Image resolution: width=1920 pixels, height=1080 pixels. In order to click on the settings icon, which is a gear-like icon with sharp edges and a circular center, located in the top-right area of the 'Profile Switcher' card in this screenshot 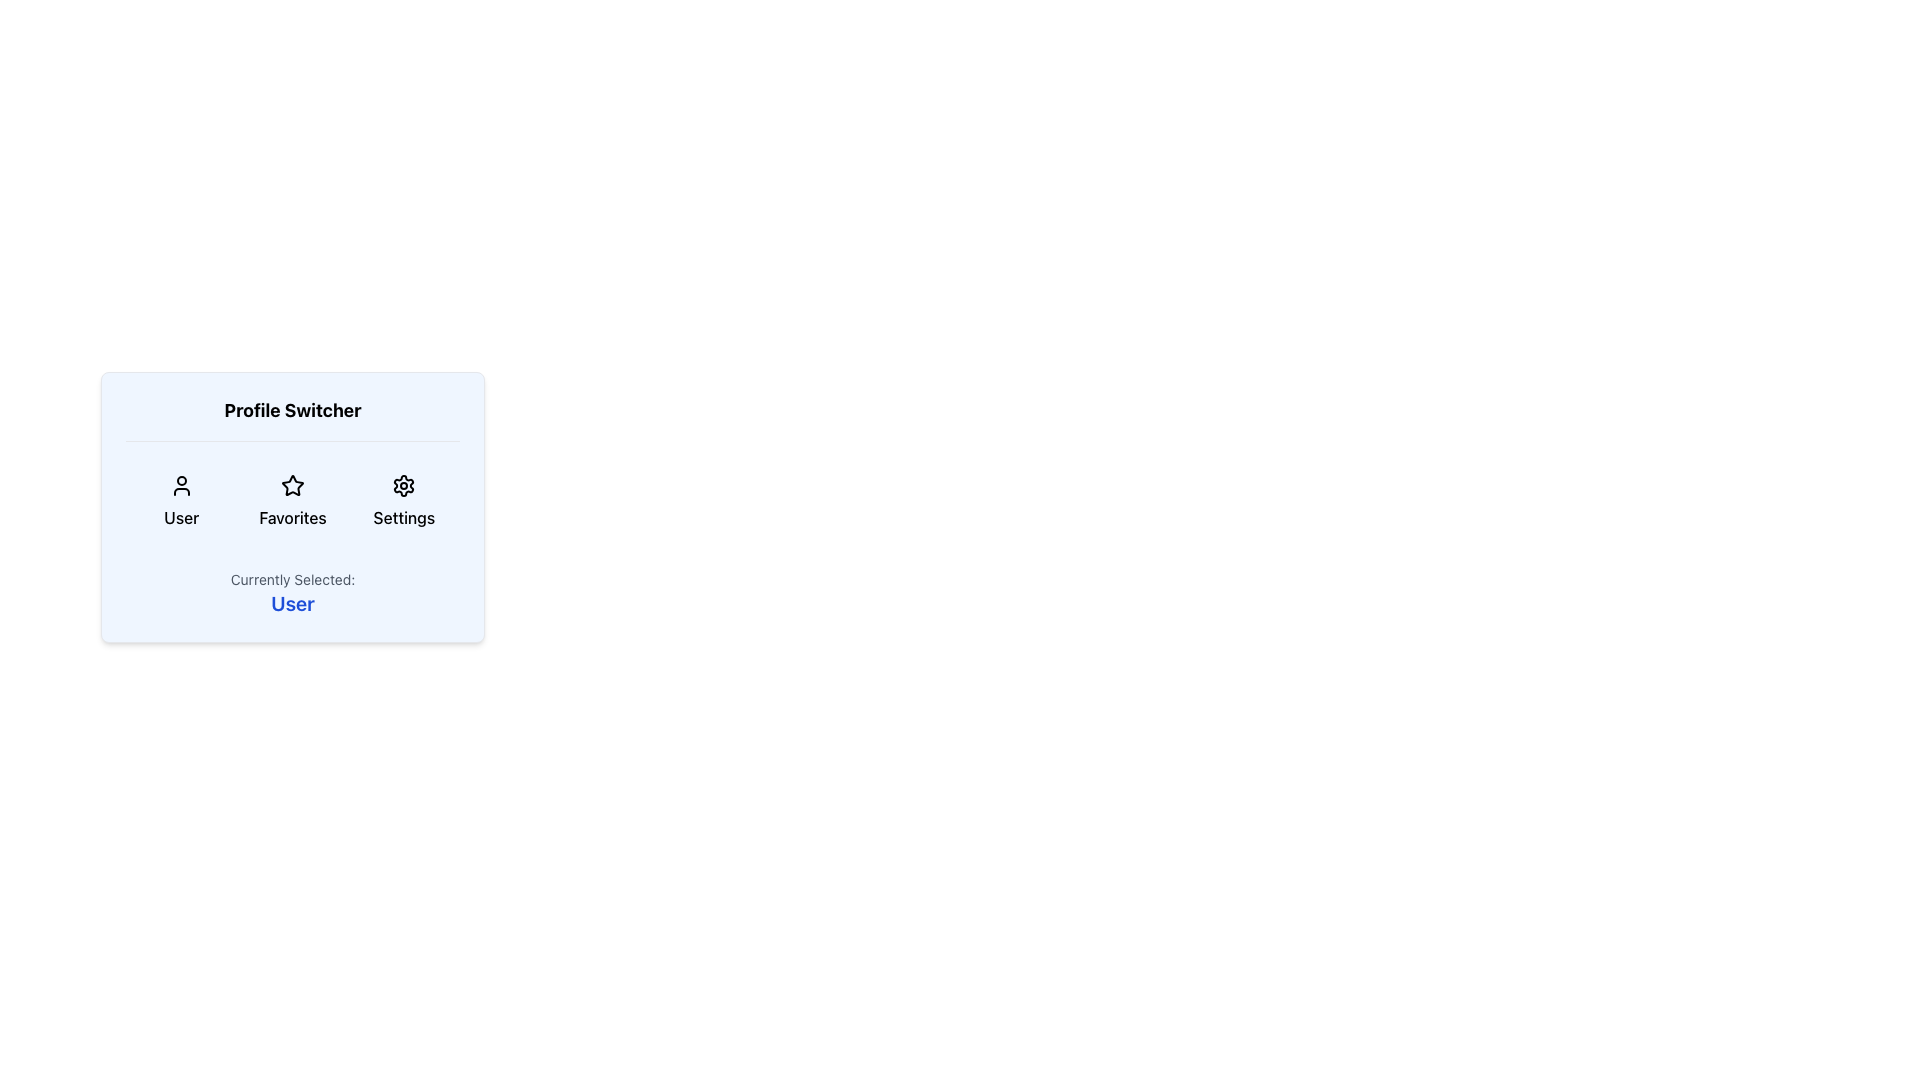, I will do `click(403, 486)`.